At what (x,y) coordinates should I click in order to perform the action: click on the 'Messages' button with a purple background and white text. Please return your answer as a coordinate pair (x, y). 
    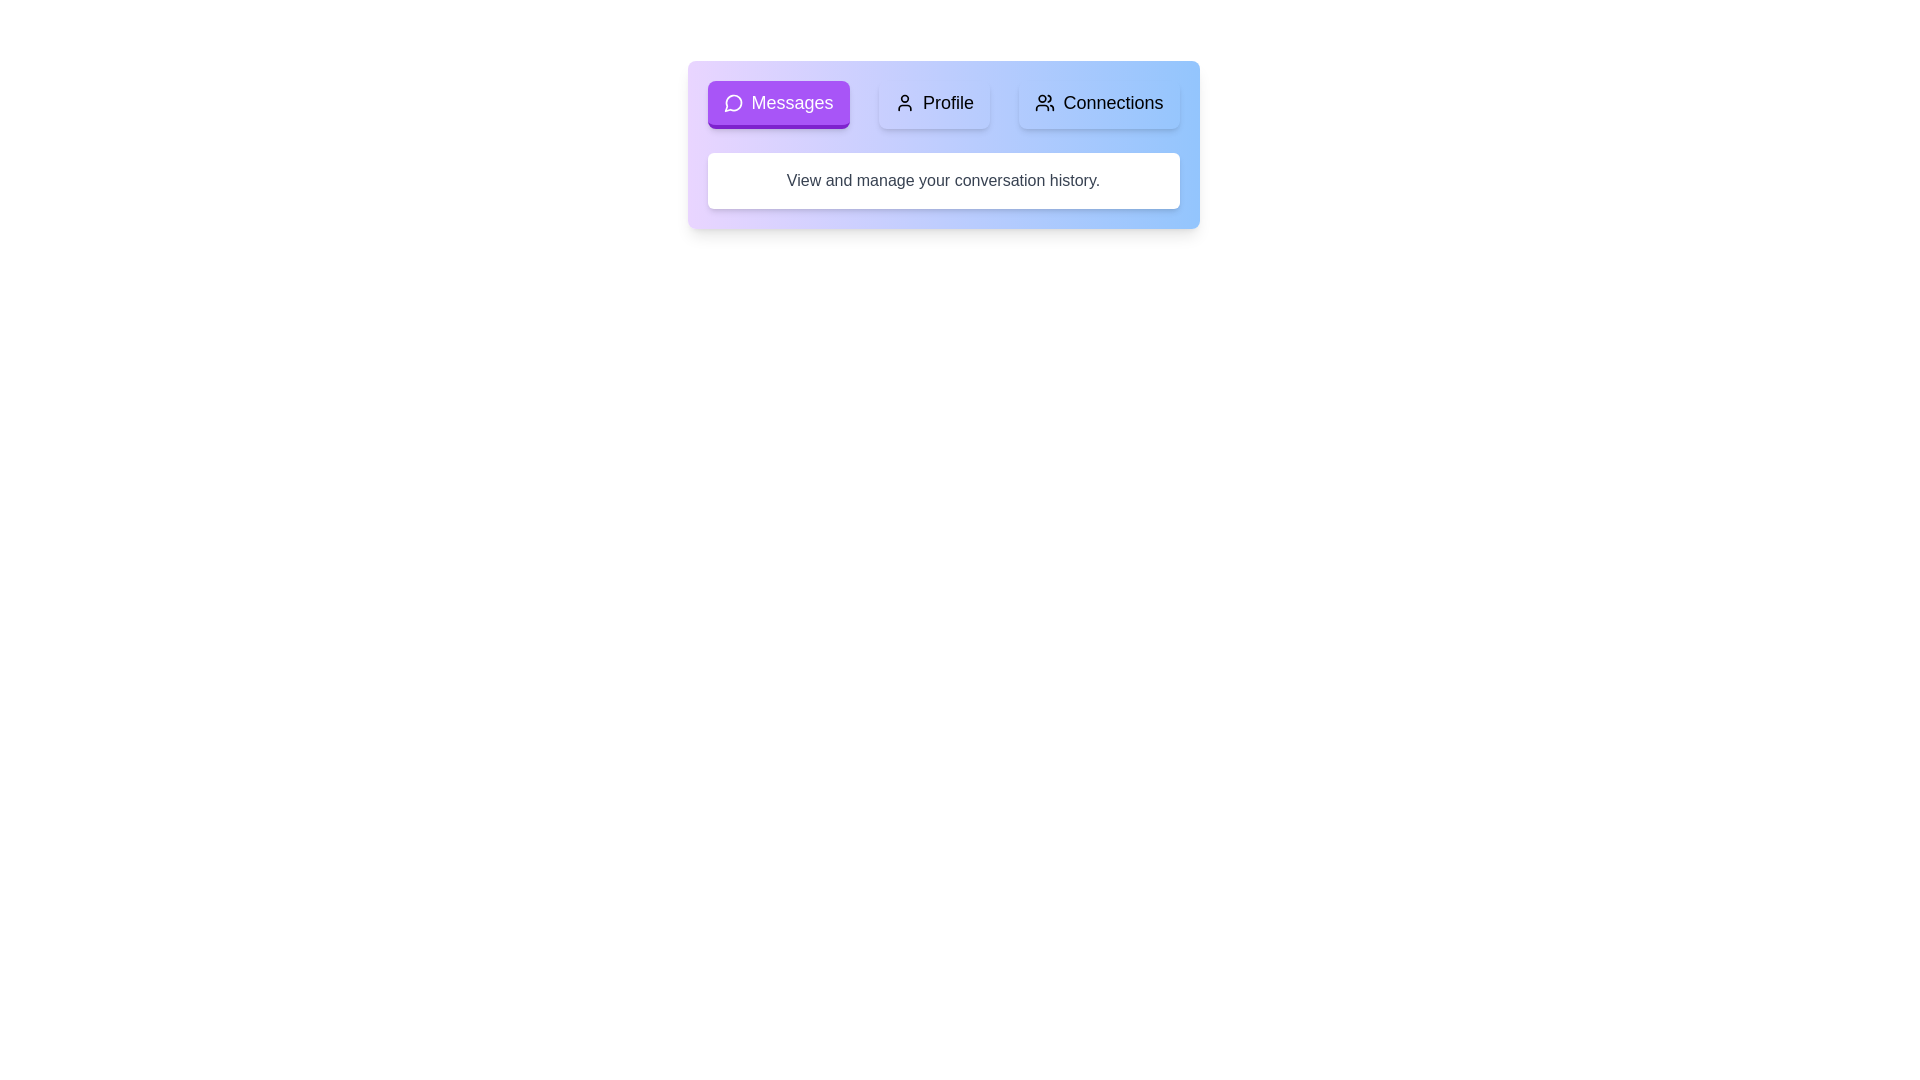
    Looking at the image, I should click on (777, 104).